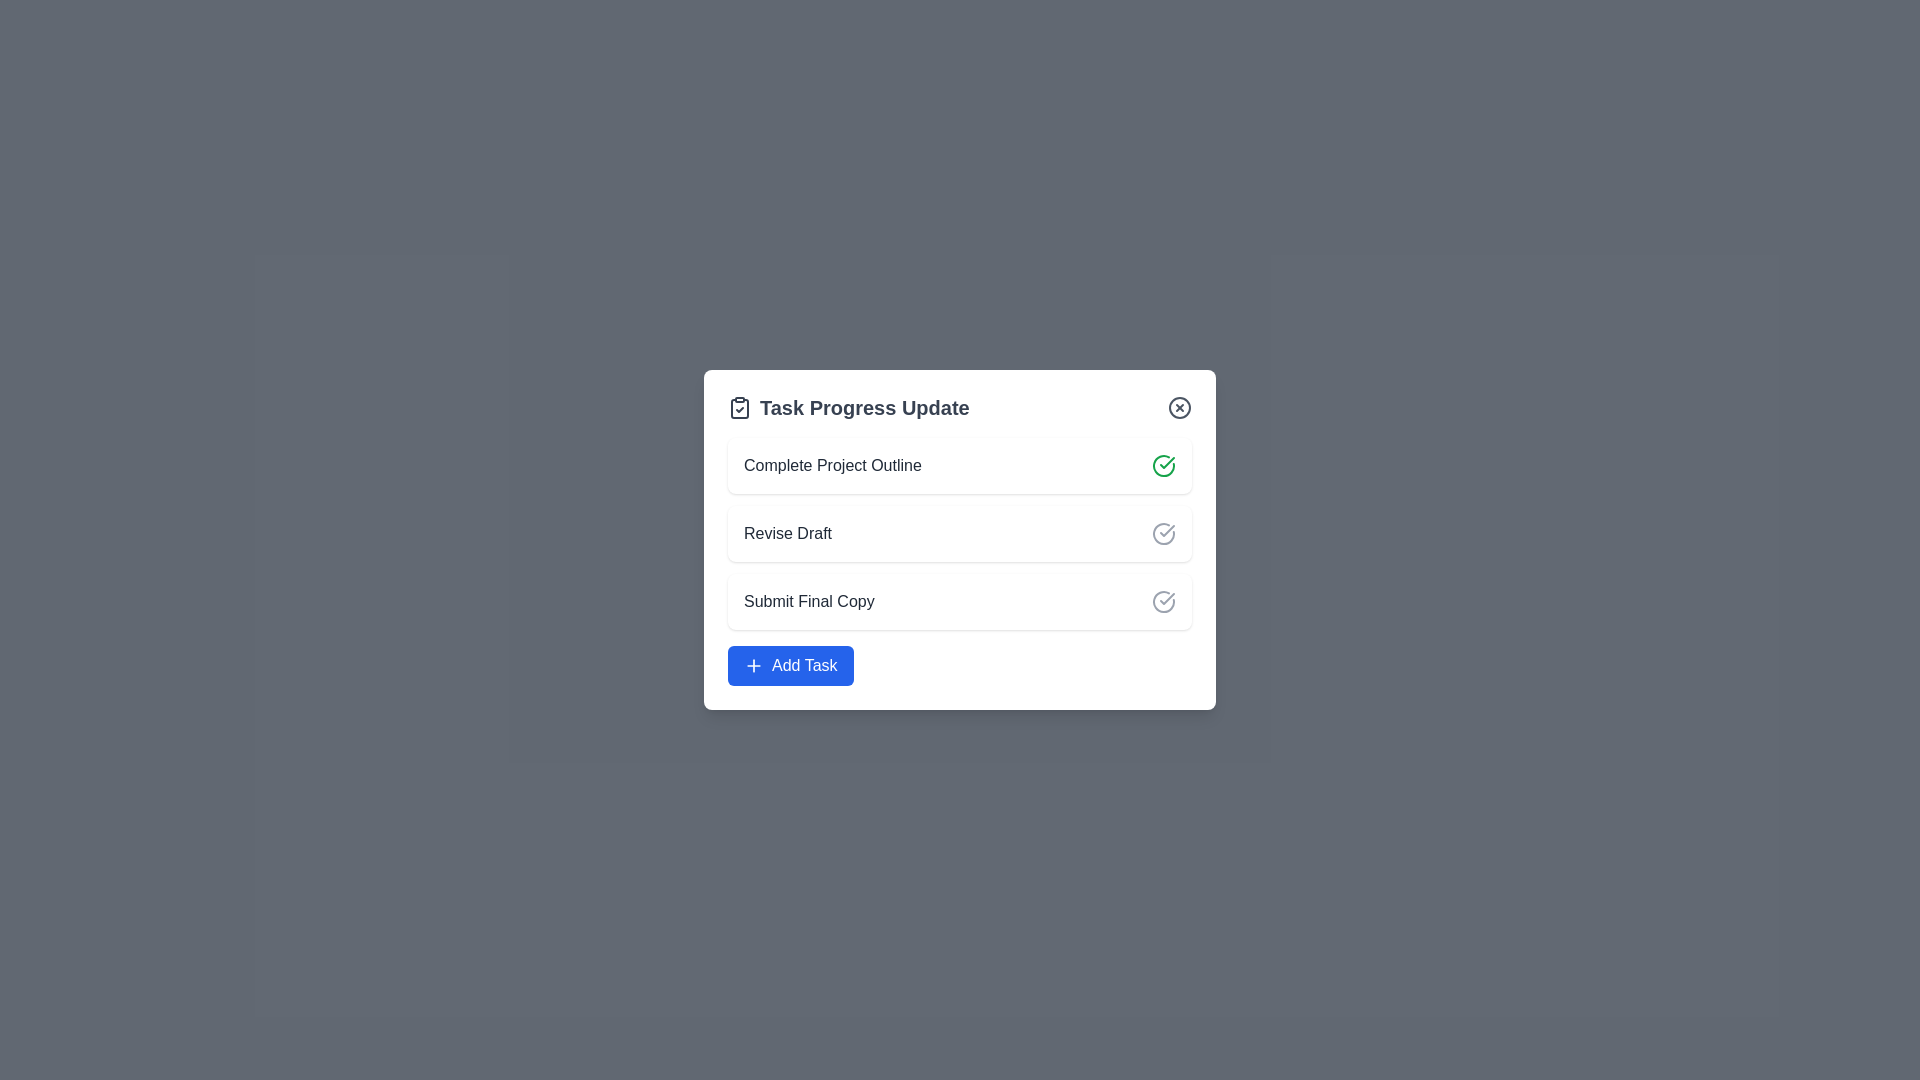  What do you see at coordinates (786, 532) in the screenshot?
I see `the second text label in the vertically organized task list that identifies a specific task in the task management interface` at bounding box center [786, 532].